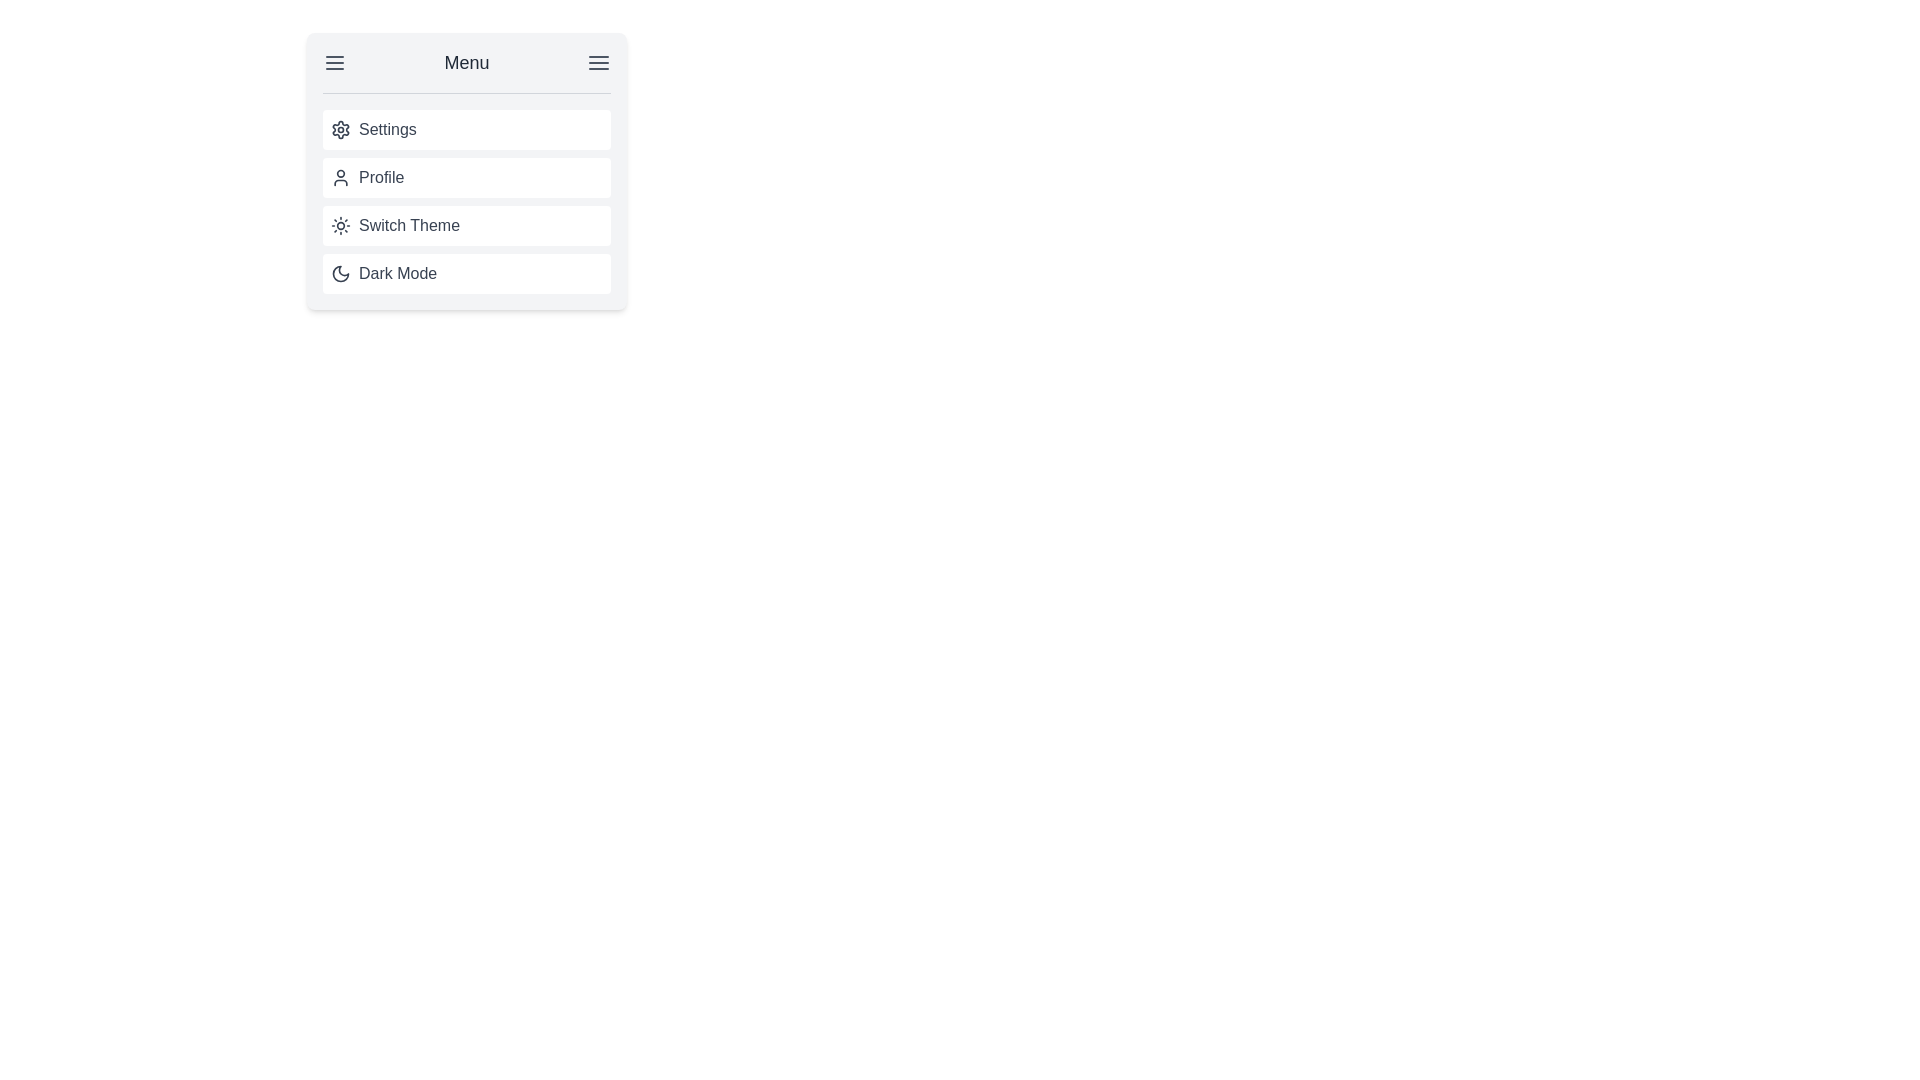 The width and height of the screenshot is (1920, 1080). Describe the element at coordinates (340, 128) in the screenshot. I see `the cogwheel-style icon located to the left of the 'Settings' text label in the topmost row of the menu` at that location.